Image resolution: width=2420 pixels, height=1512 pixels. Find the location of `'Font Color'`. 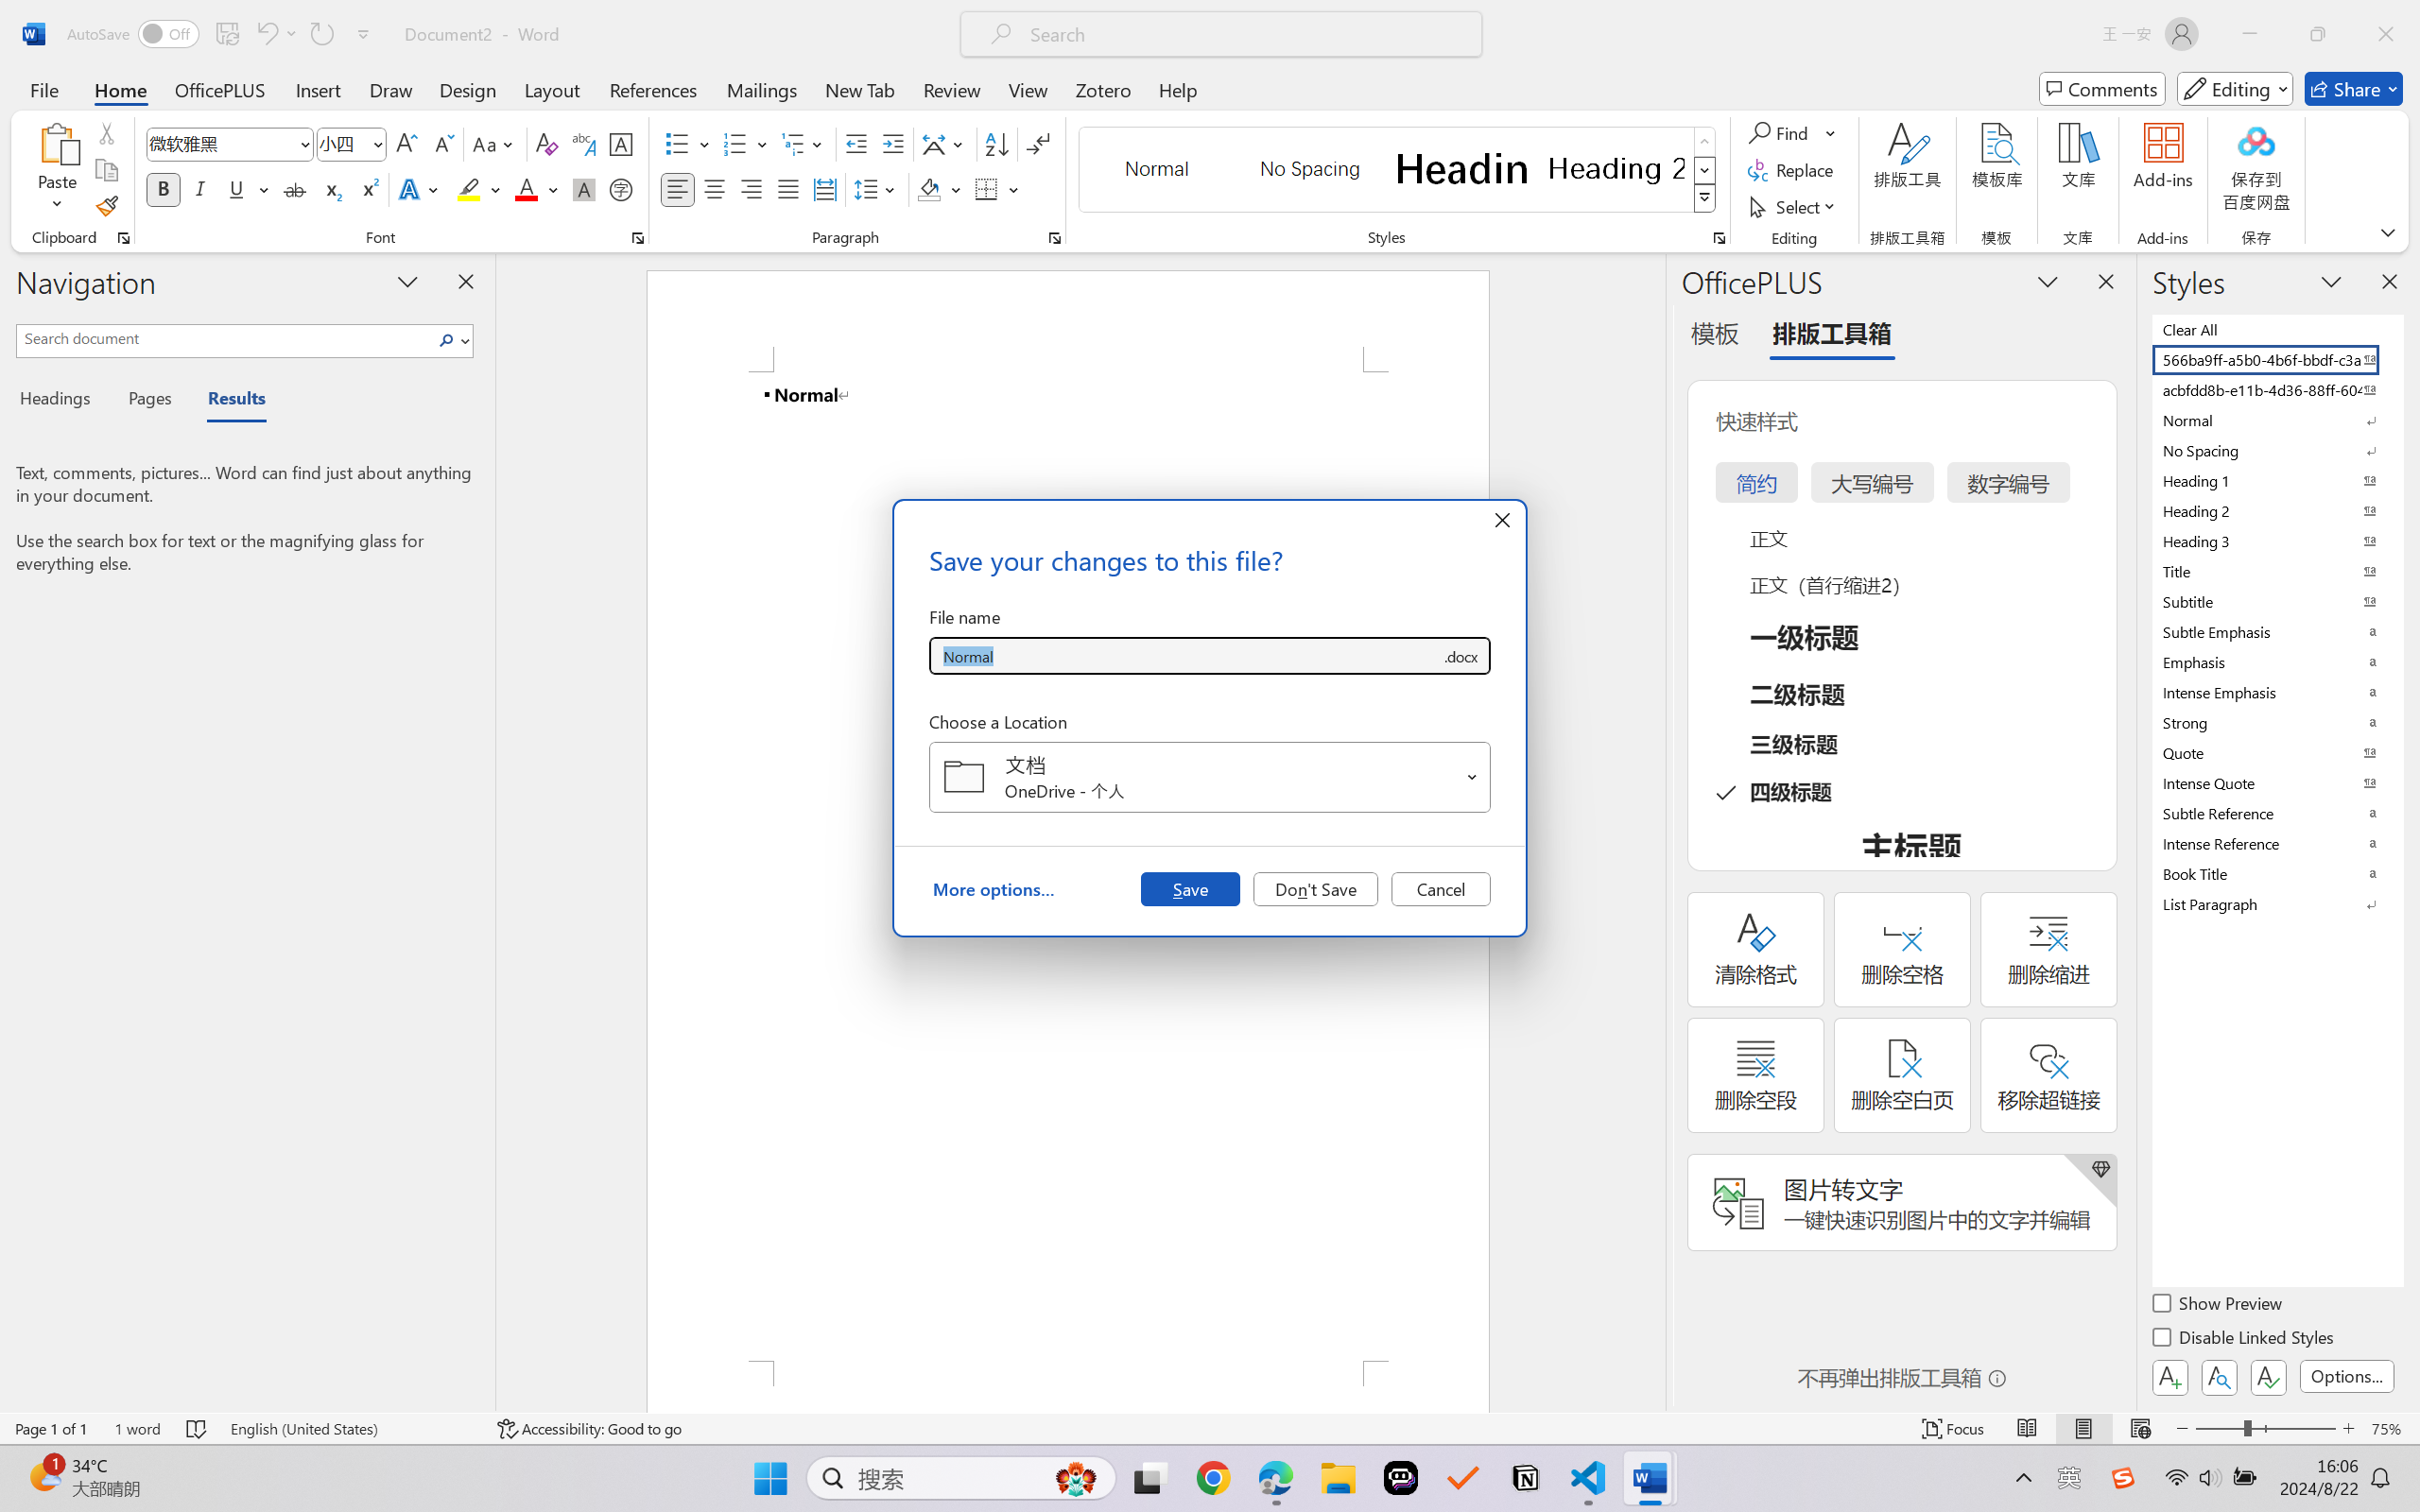

'Font Color' is located at coordinates (536, 188).